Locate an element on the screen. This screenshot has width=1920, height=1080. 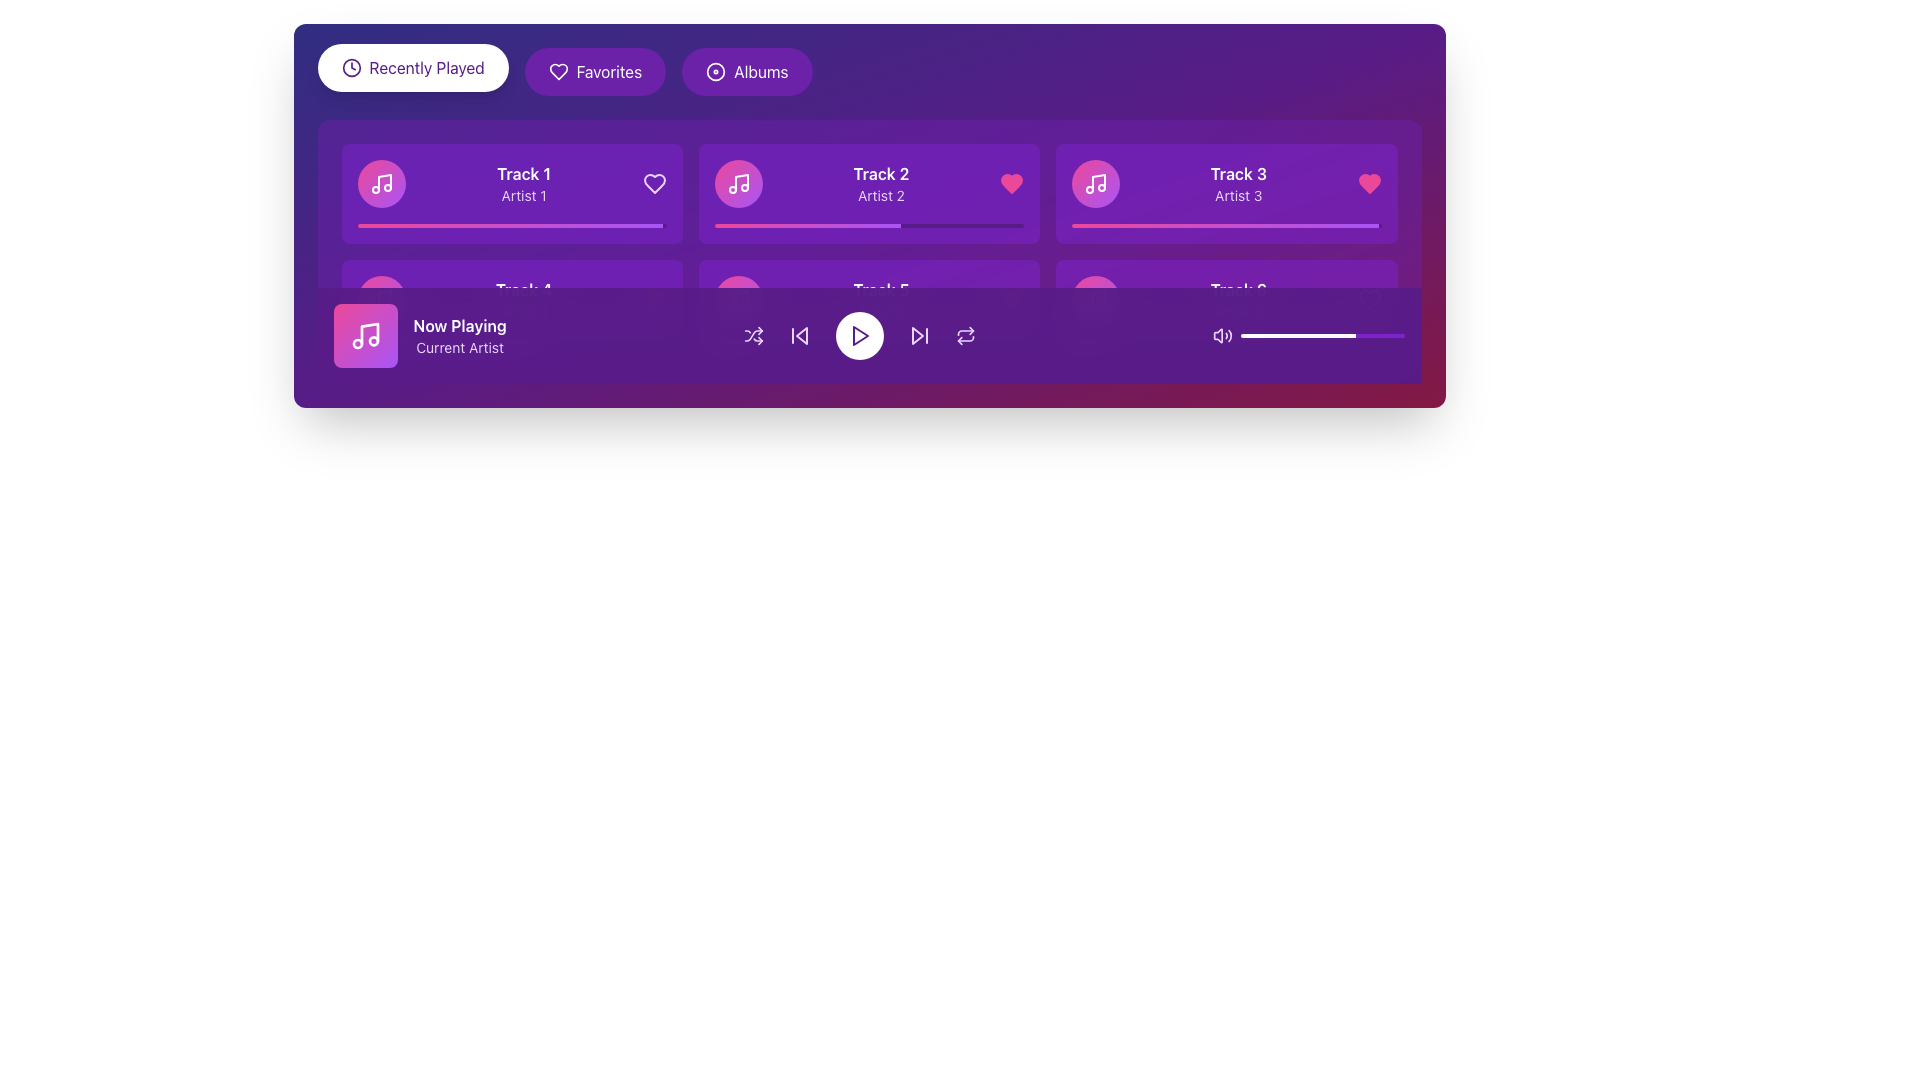
the circular SVG icon located in the top navigation bar to the left of the 'Albums' label is located at coordinates (716, 71).